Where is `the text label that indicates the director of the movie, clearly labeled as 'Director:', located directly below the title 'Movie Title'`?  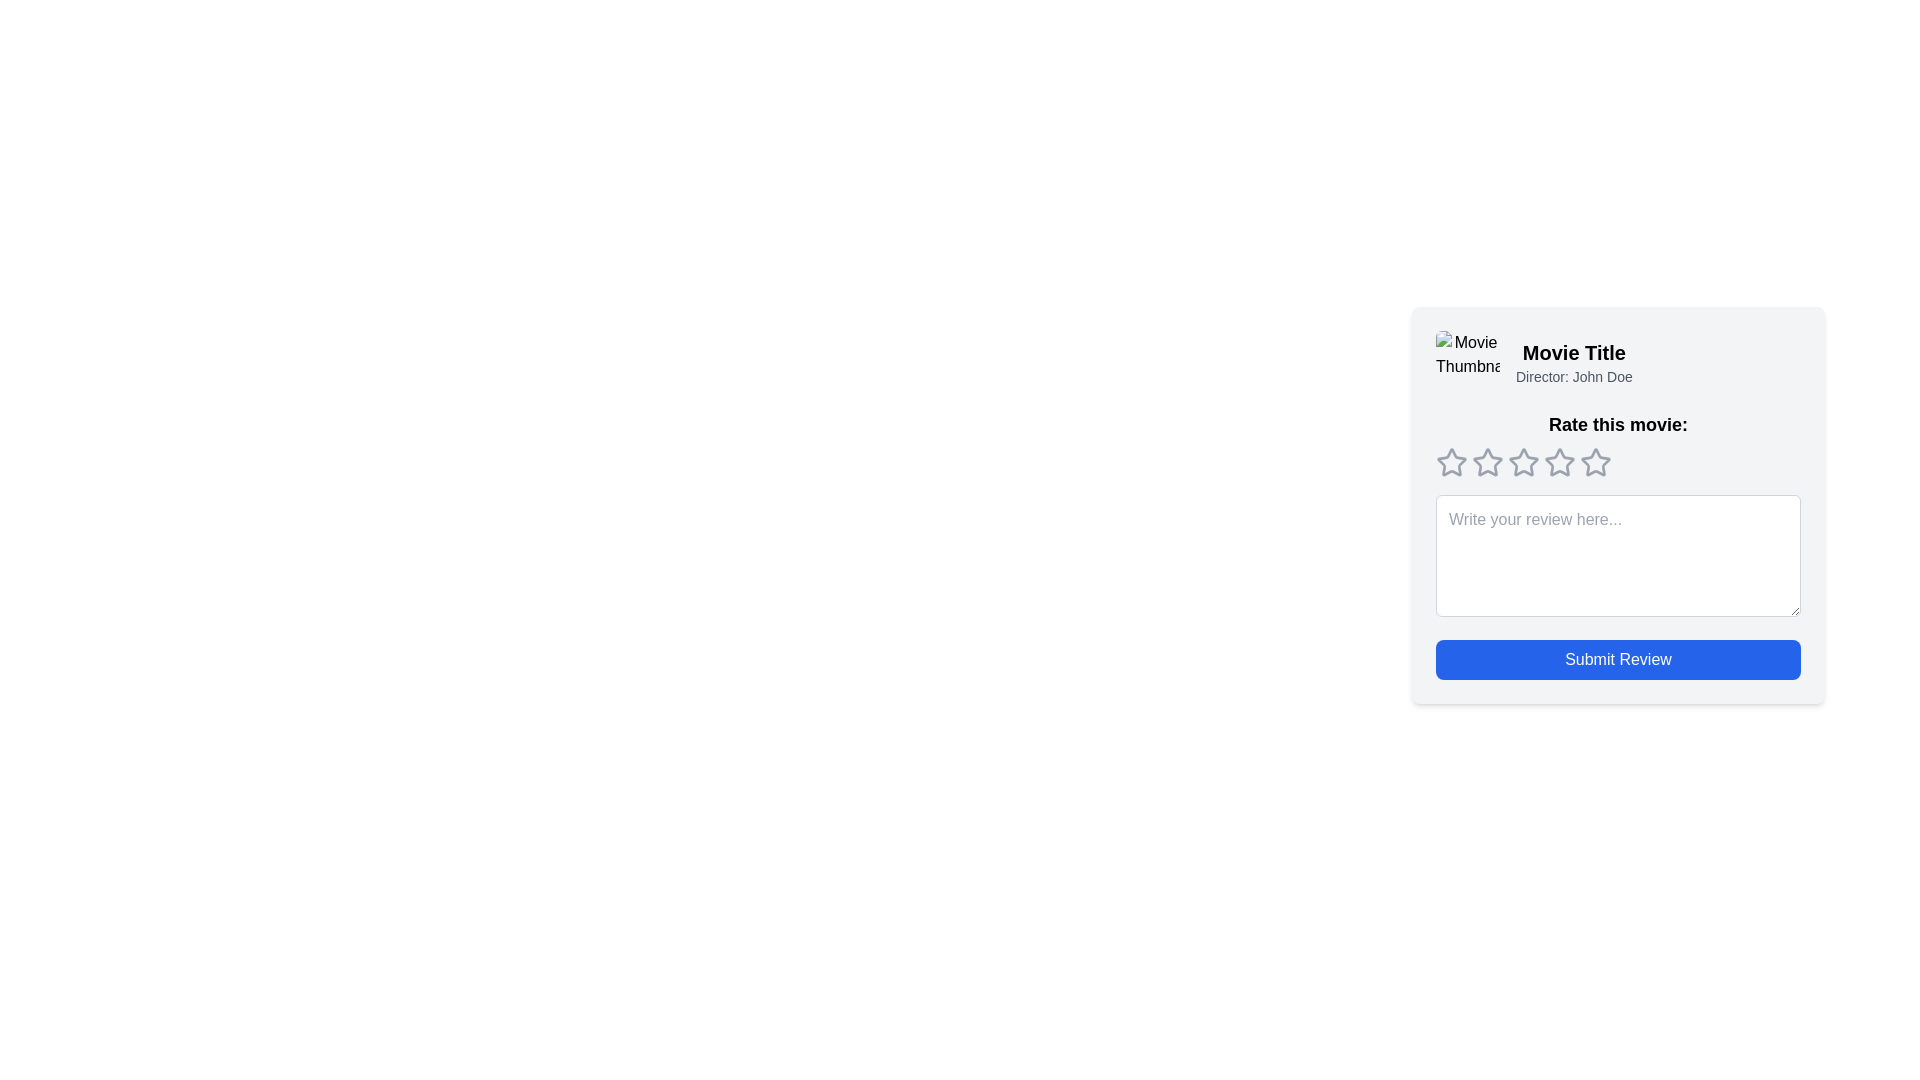 the text label that indicates the director of the movie, clearly labeled as 'Director:', located directly below the title 'Movie Title' is located at coordinates (1573, 377).